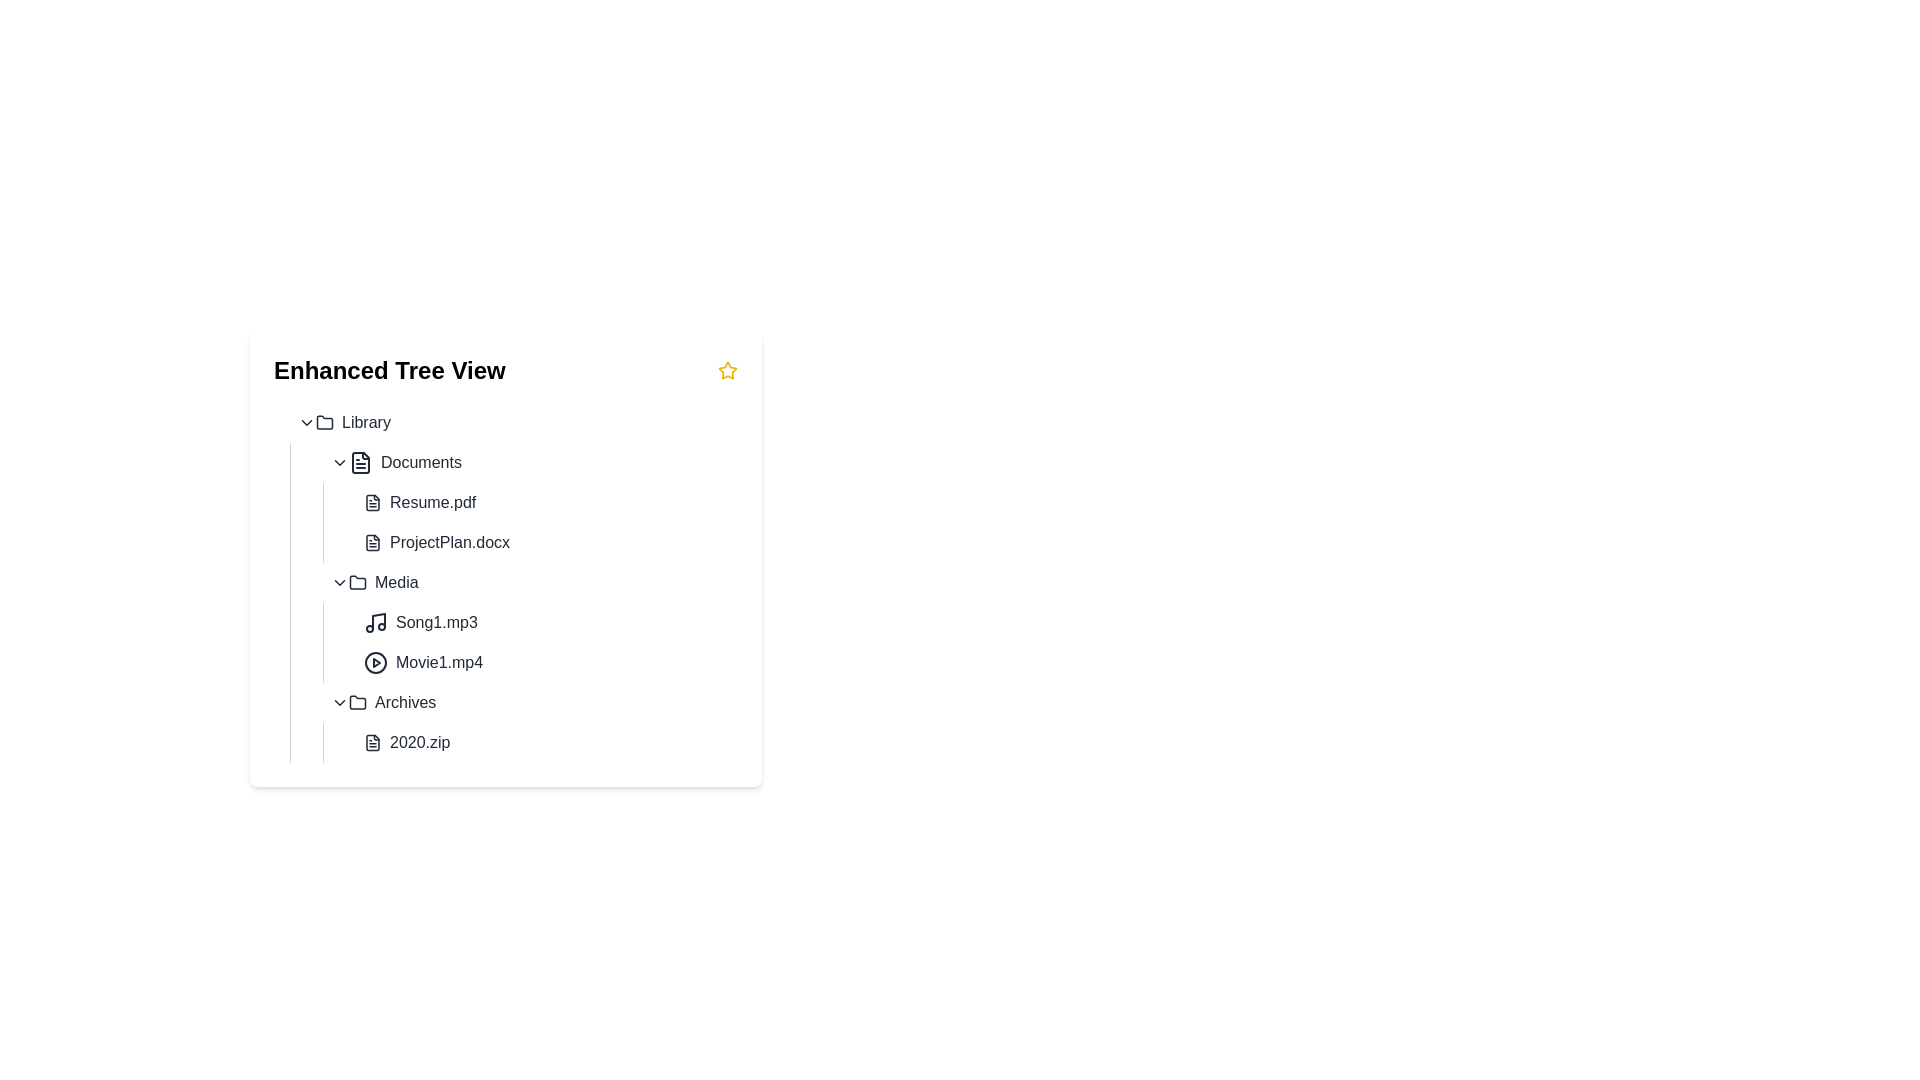 This screenshot has width=1920, height=1080. I want to click on the document-like icon with a folded corner representing the file '2020.zip' located under 'Enhanced Tree View' in the 'Archives' section, so click(373, 743).